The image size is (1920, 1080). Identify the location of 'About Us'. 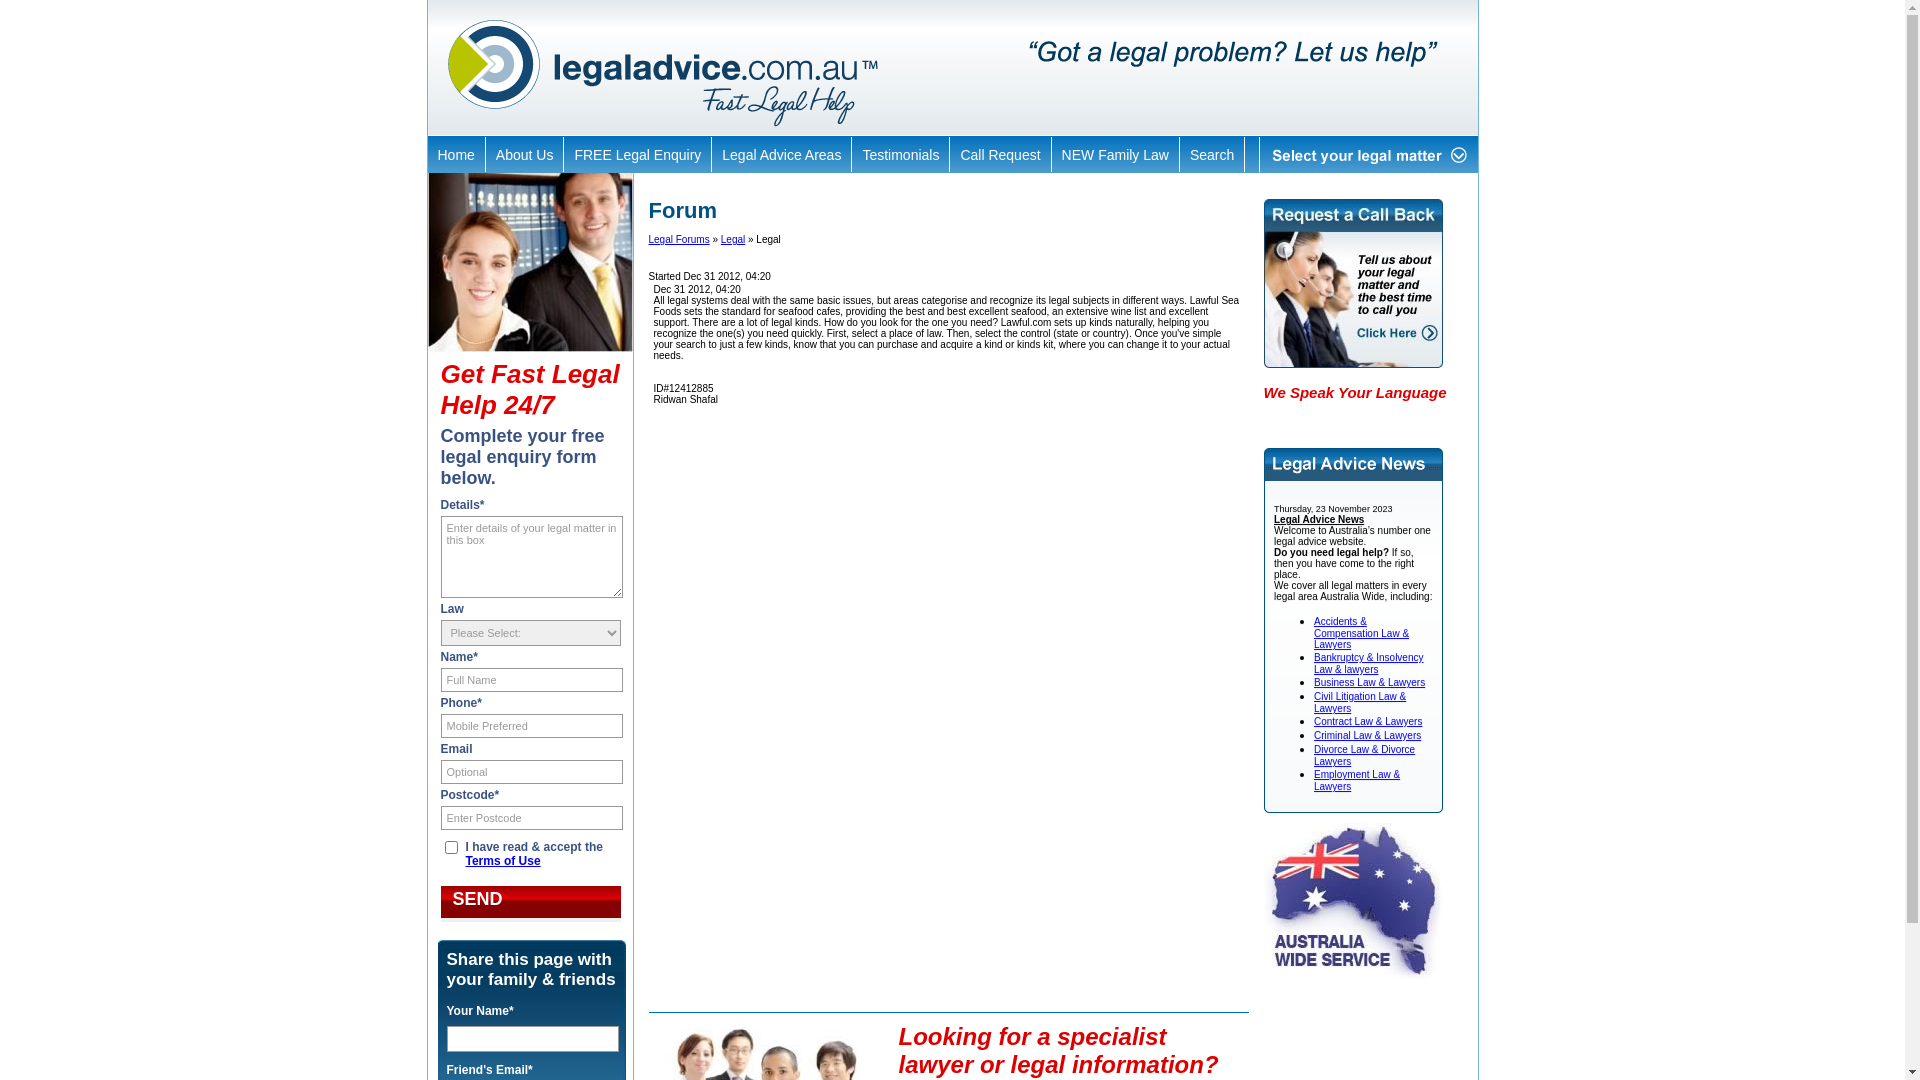
(485, 153).